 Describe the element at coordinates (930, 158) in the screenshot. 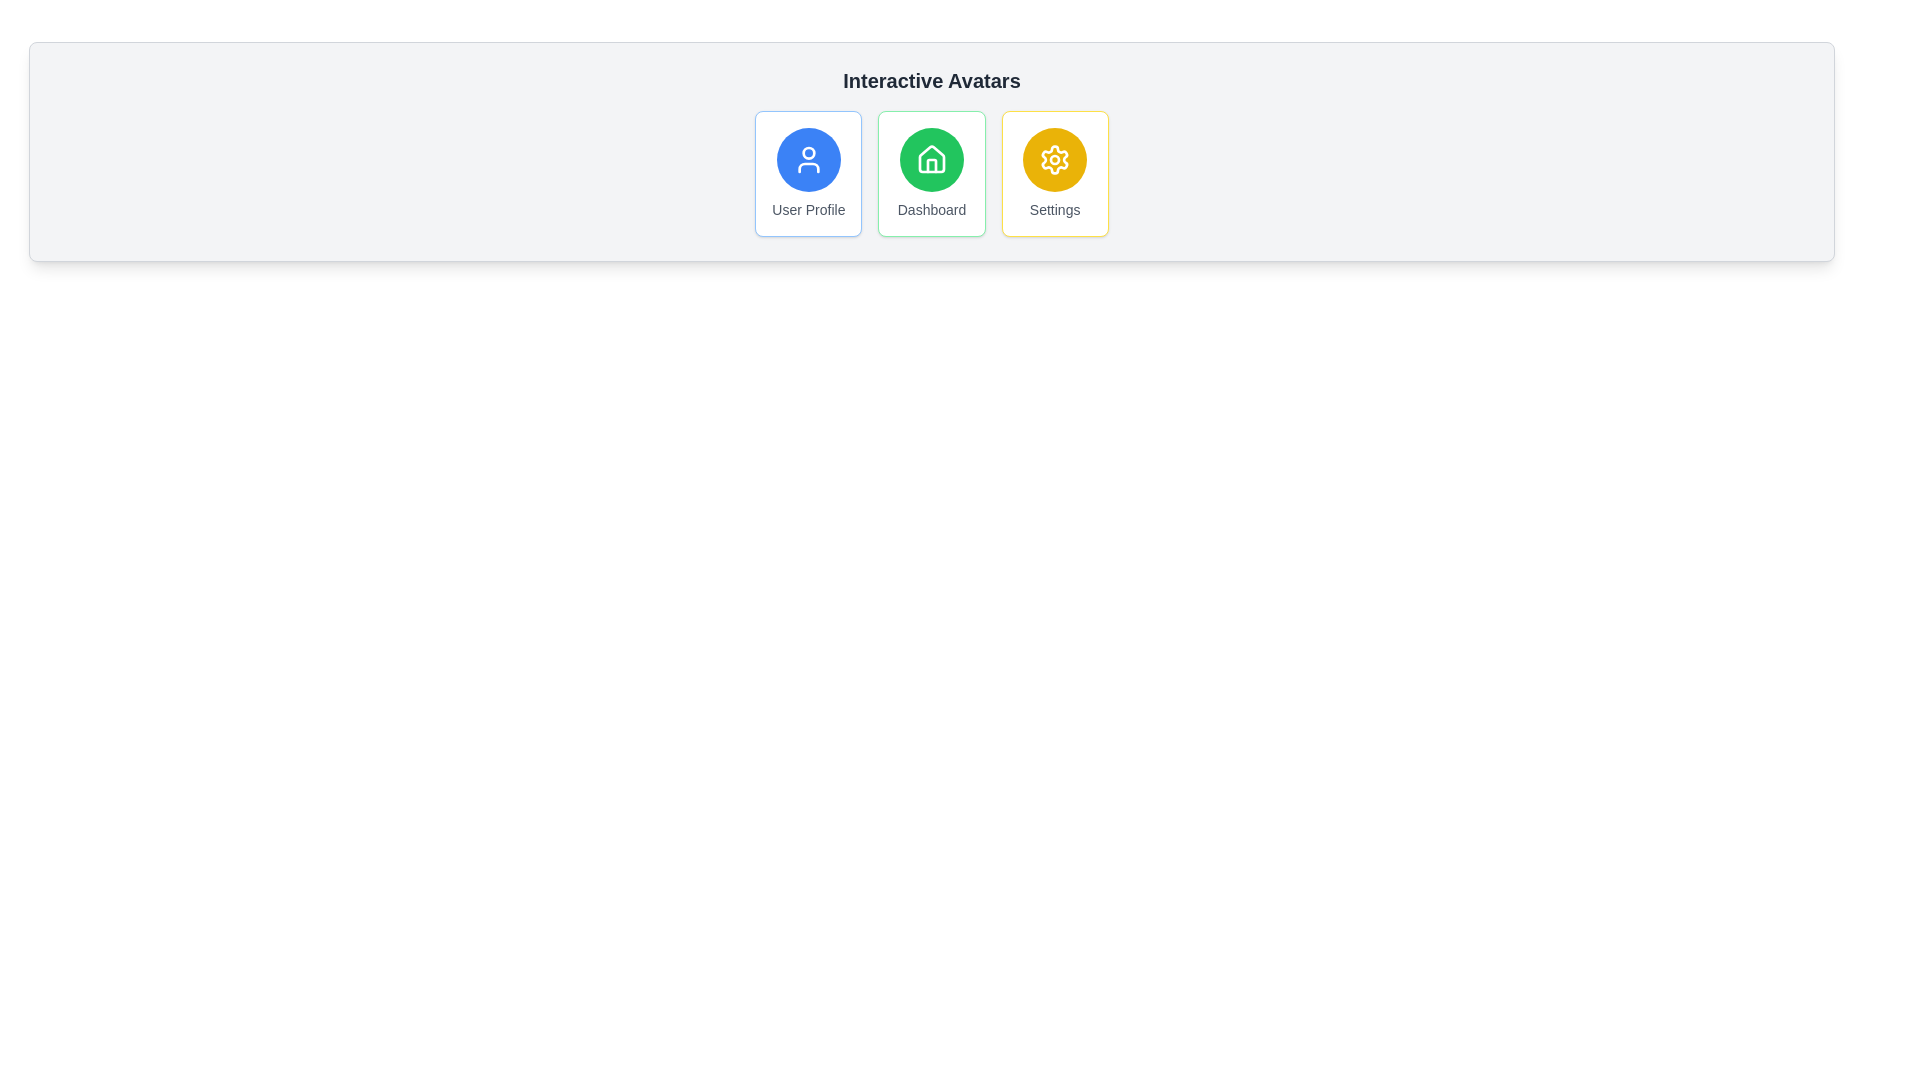

I see `the SVG Icon representing the home or dashboard functionality, which is centered within the green circular button labeled 'Dashboard', located under the 'Interactive Avatars' heading` at that location.